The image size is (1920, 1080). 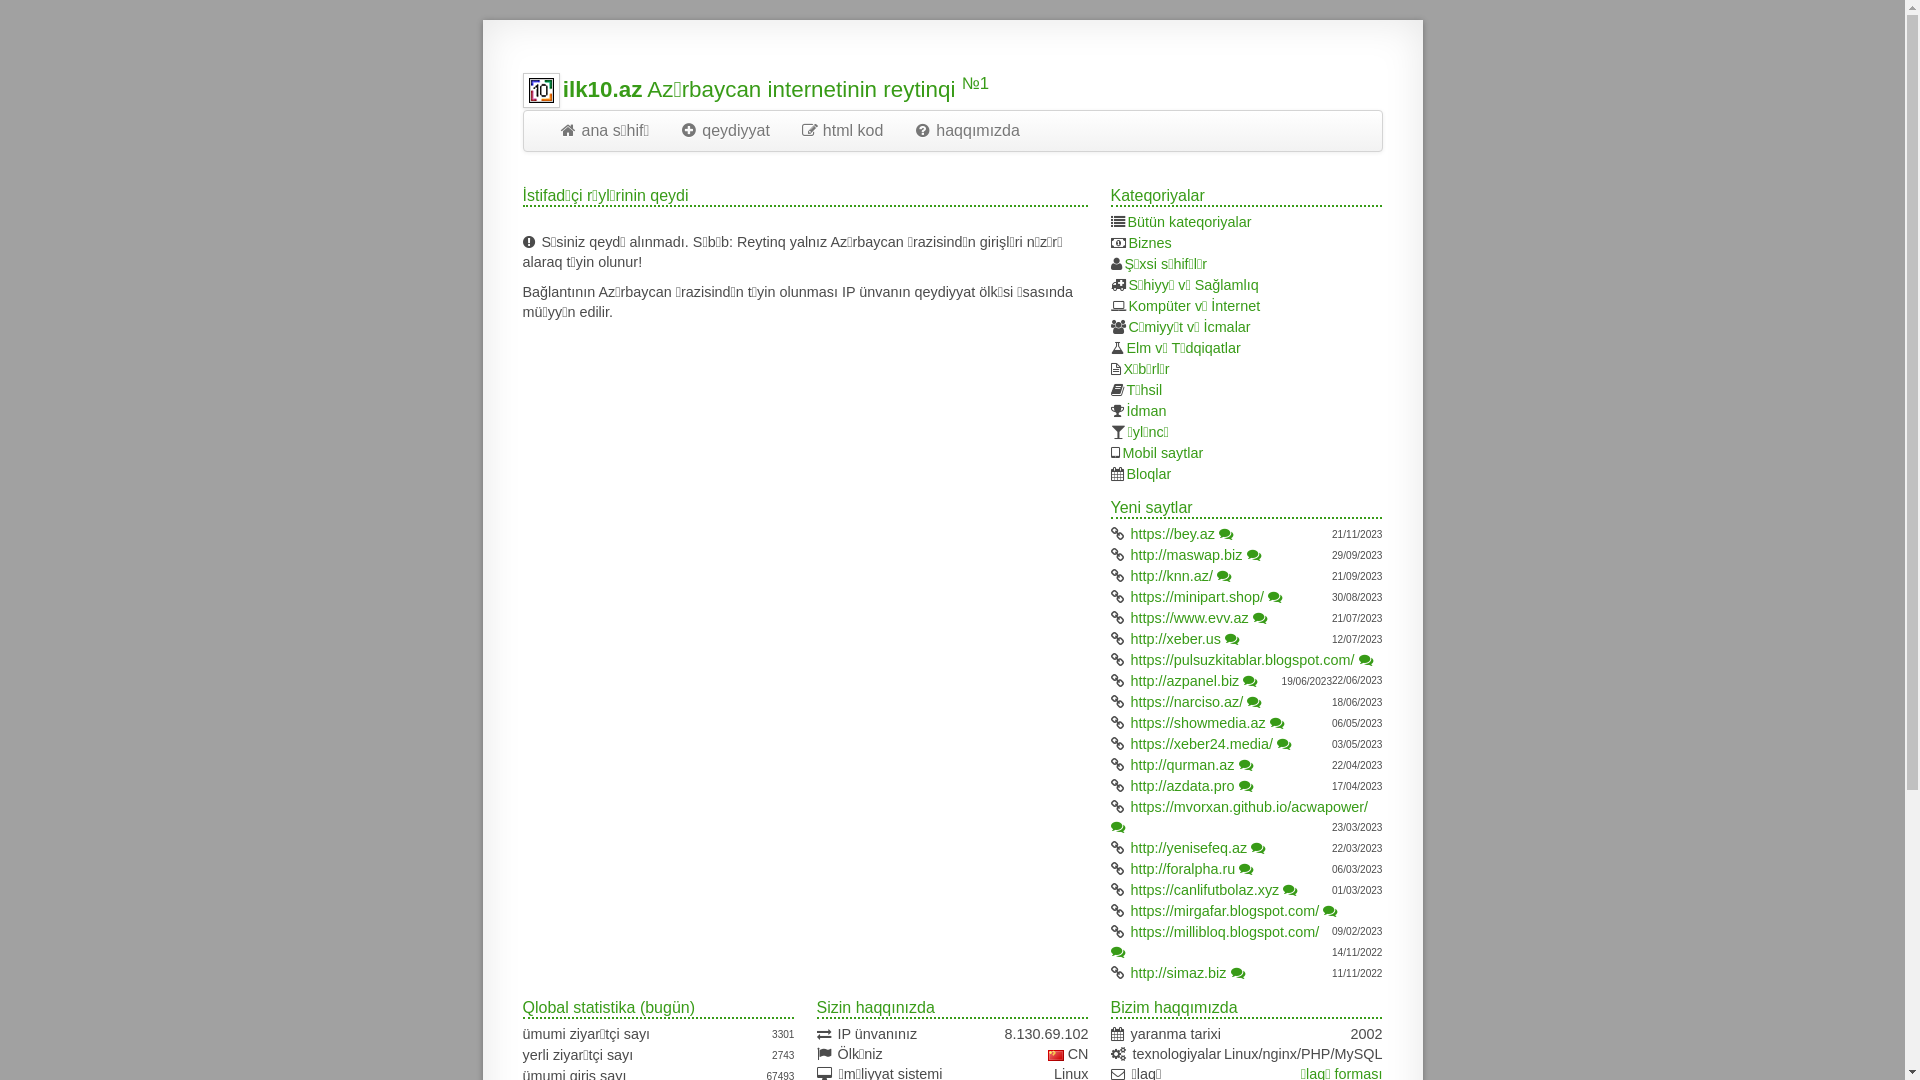 What do you see at coordinates (1131, 744) in the screenshot?
I see `'https://xeber24.media/'` at bounding box center [1131, 744].